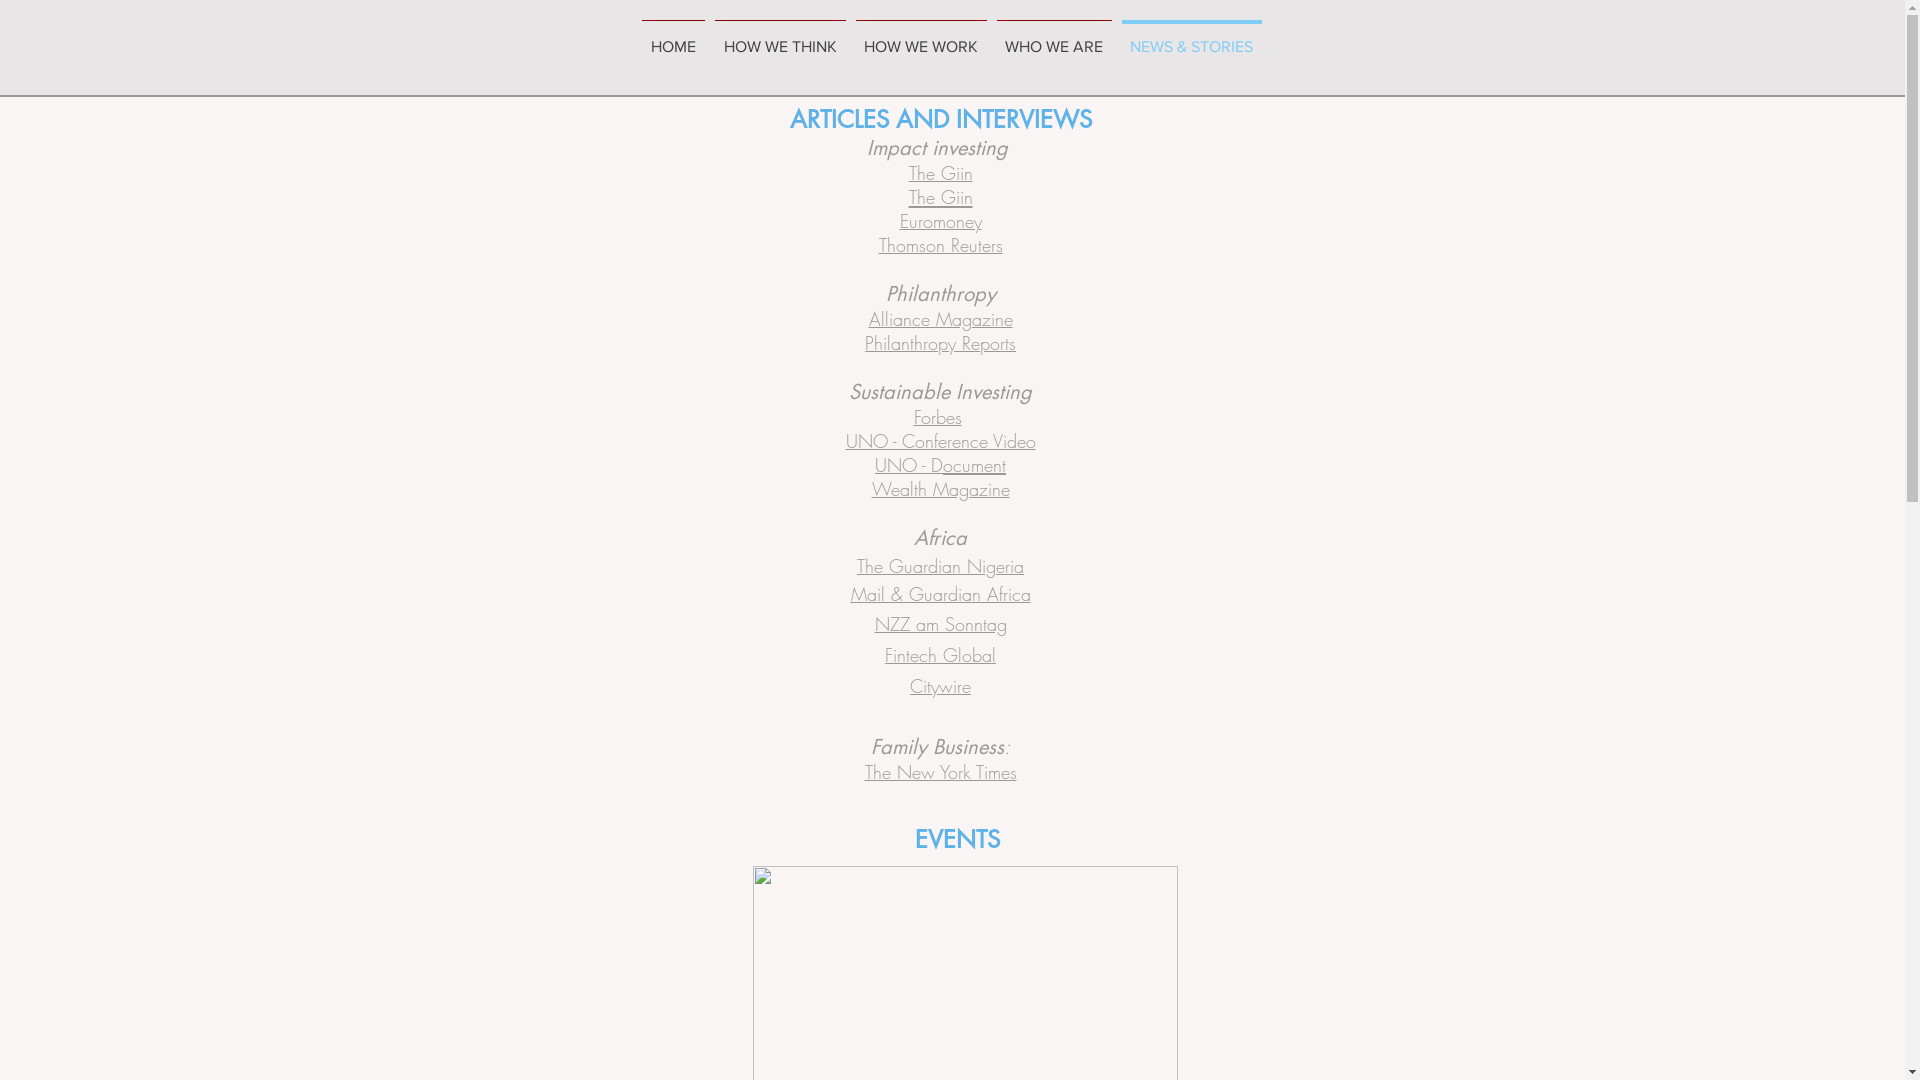 This screenshot has width=1920, height=1080. I want to click on 'HOW WE WORK', so click(919, 38).